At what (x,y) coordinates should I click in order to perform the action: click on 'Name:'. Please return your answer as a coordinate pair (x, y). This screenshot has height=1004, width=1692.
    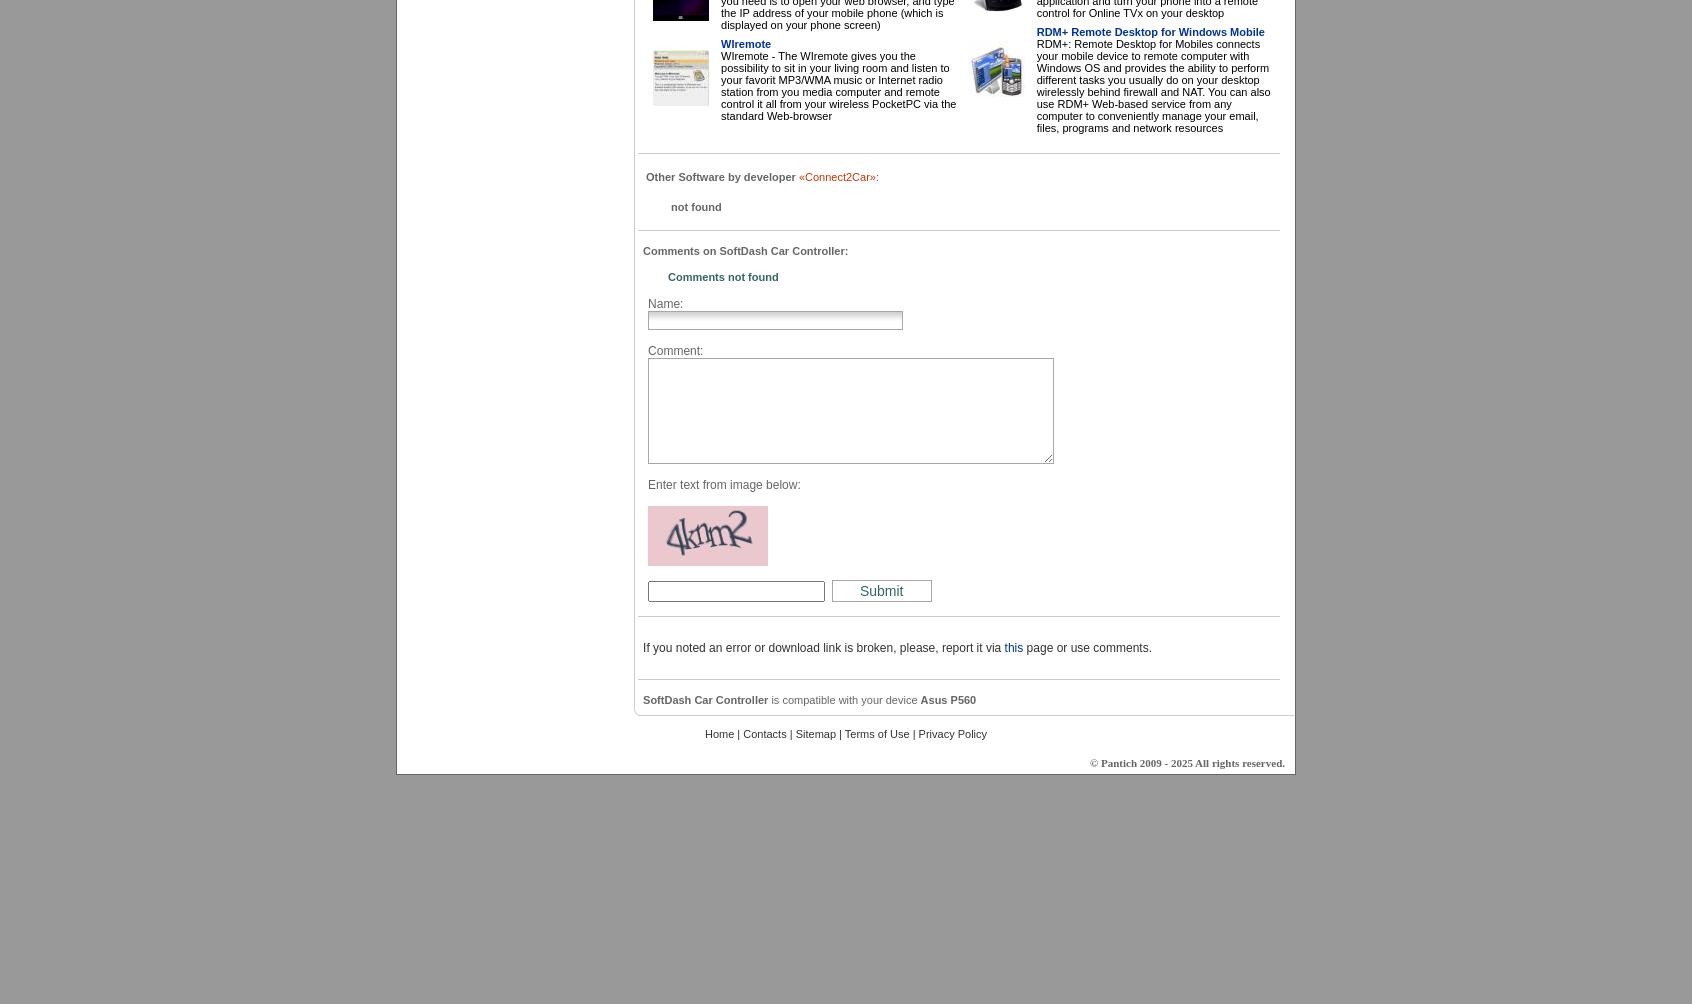
    Looking at the image, I should click on (665, 304).